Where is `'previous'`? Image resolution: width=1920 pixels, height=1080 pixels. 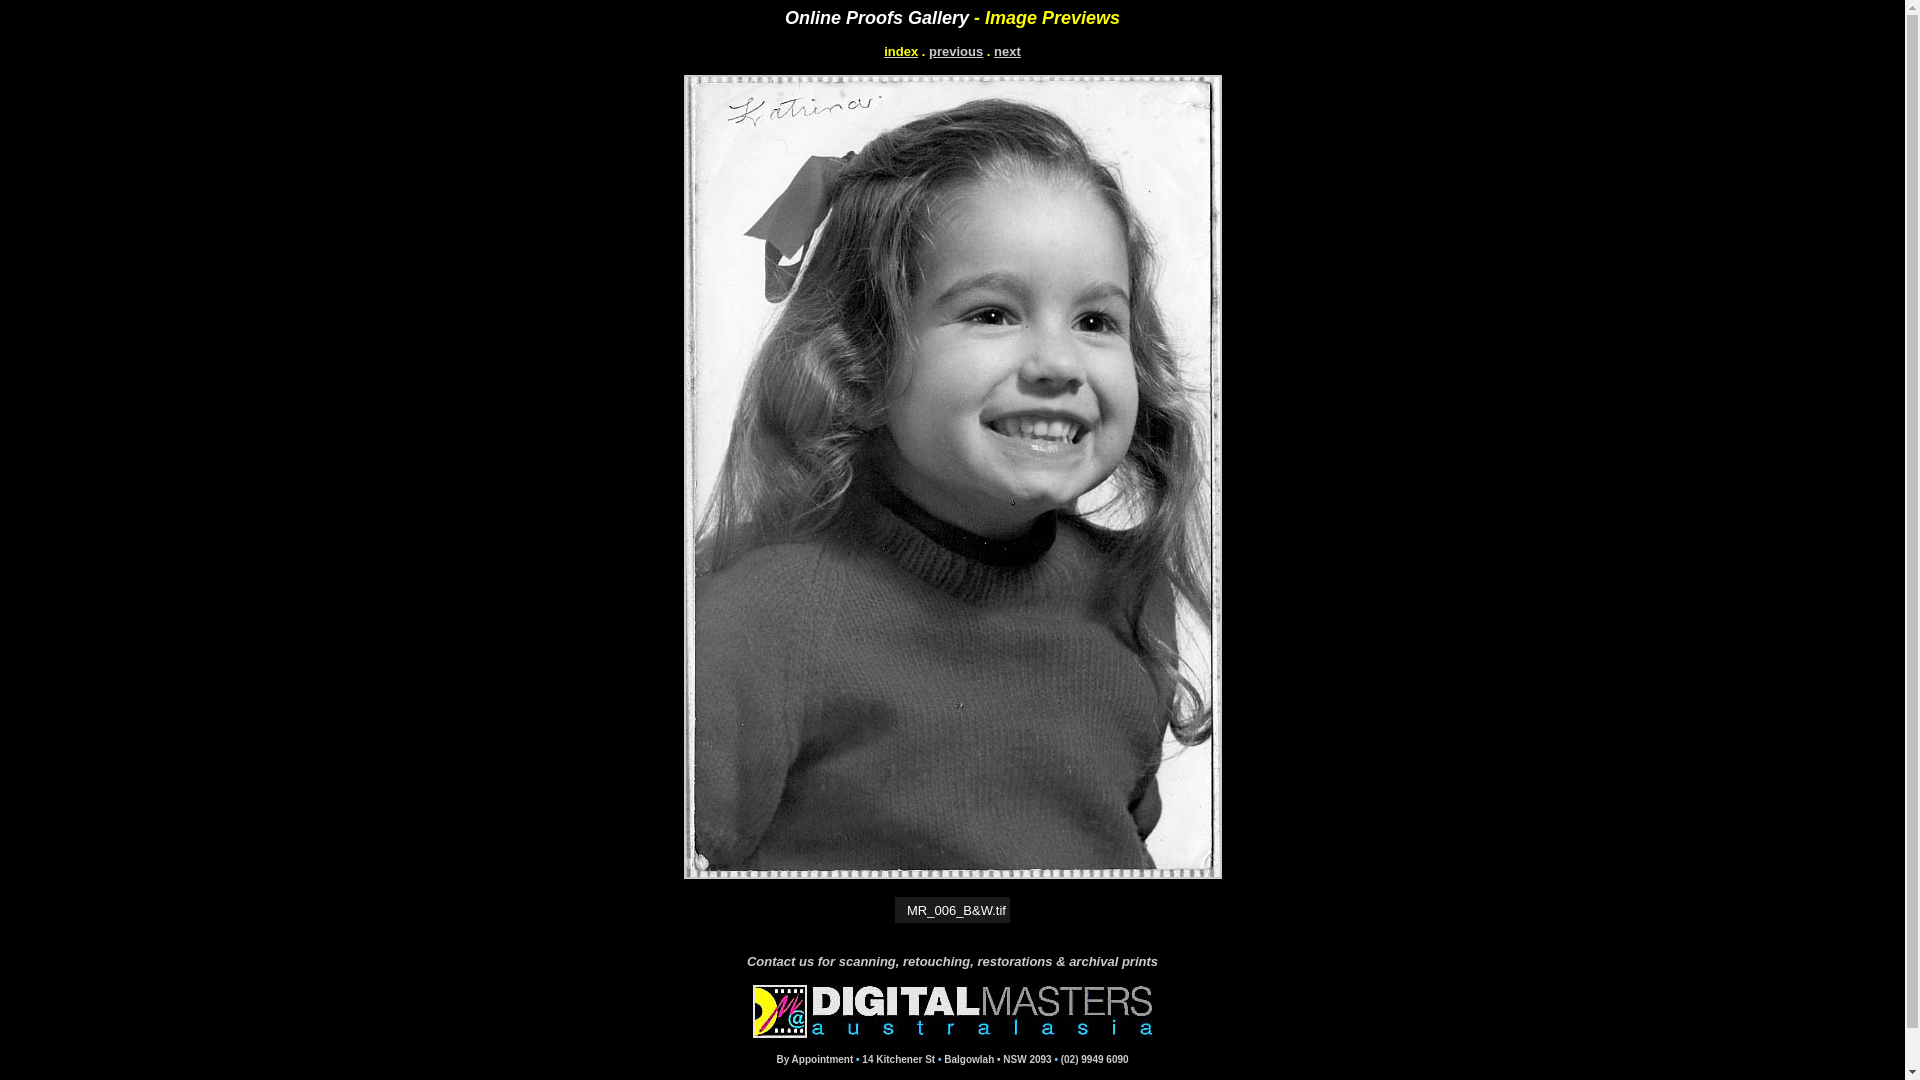
'previous' is located at coordinates (954, 50).